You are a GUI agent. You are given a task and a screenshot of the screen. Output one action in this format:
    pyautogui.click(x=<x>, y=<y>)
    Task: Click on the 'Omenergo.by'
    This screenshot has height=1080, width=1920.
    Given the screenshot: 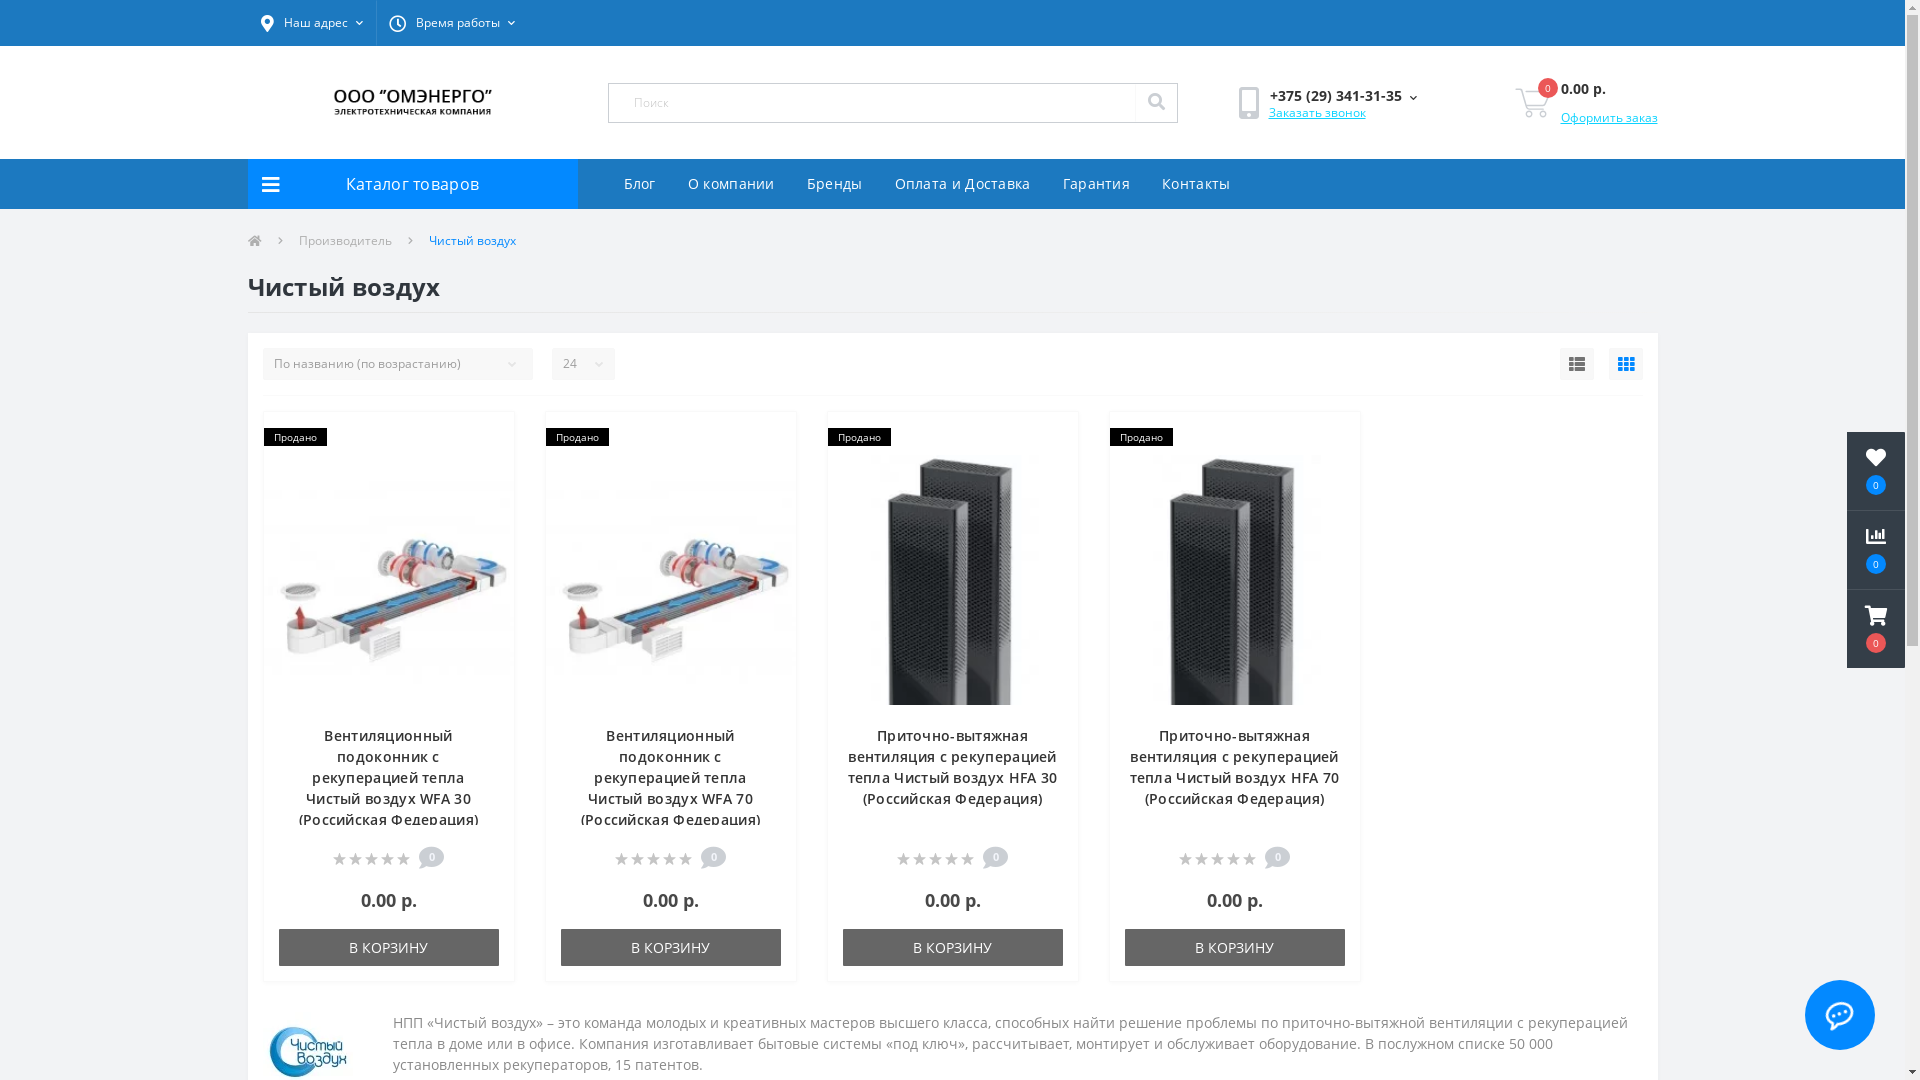 What is the action you would take?
    pyautogui.click(x=411, y=102)
    